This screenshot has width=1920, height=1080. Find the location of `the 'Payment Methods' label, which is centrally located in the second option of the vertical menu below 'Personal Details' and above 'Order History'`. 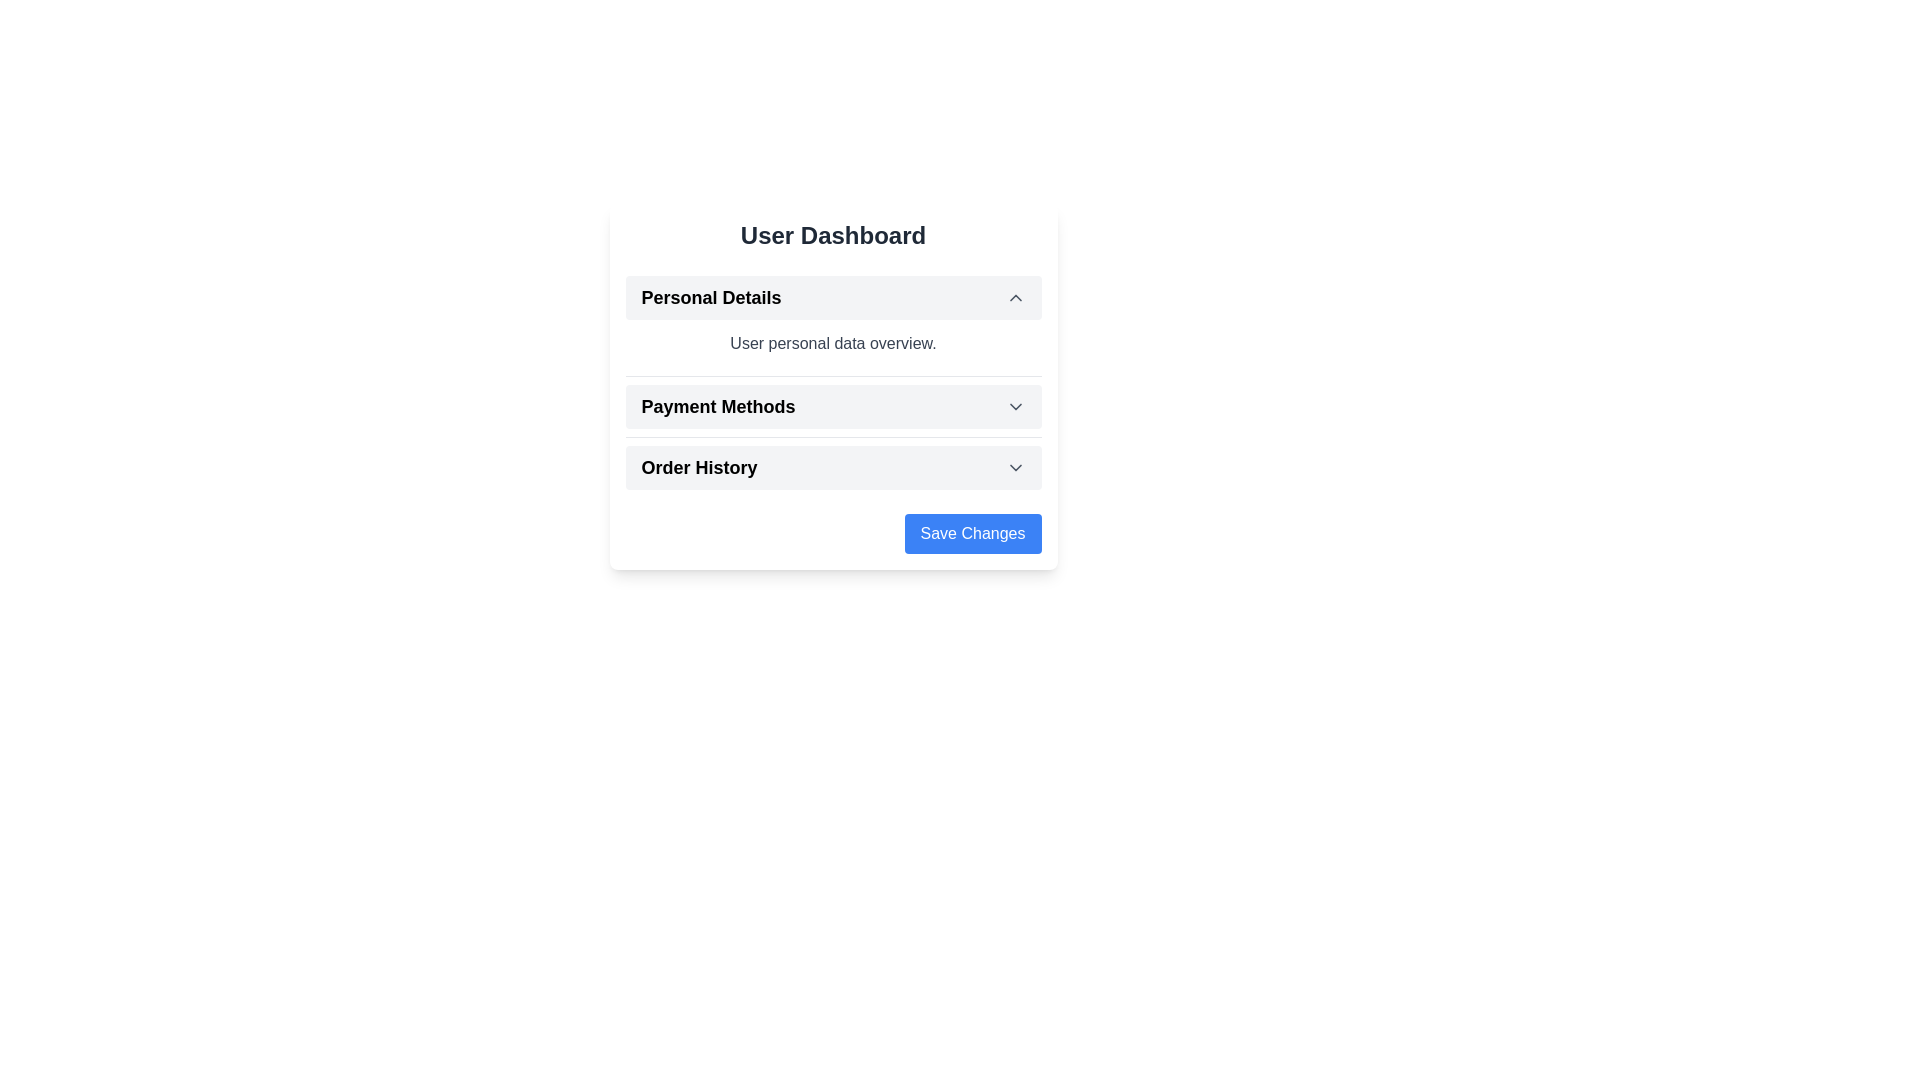

the 'Payment Methods' label, which is centrally located in the second option of the vertical menu below 'Personal Details' and above 'Order History' is located at coordinates (718, 406).